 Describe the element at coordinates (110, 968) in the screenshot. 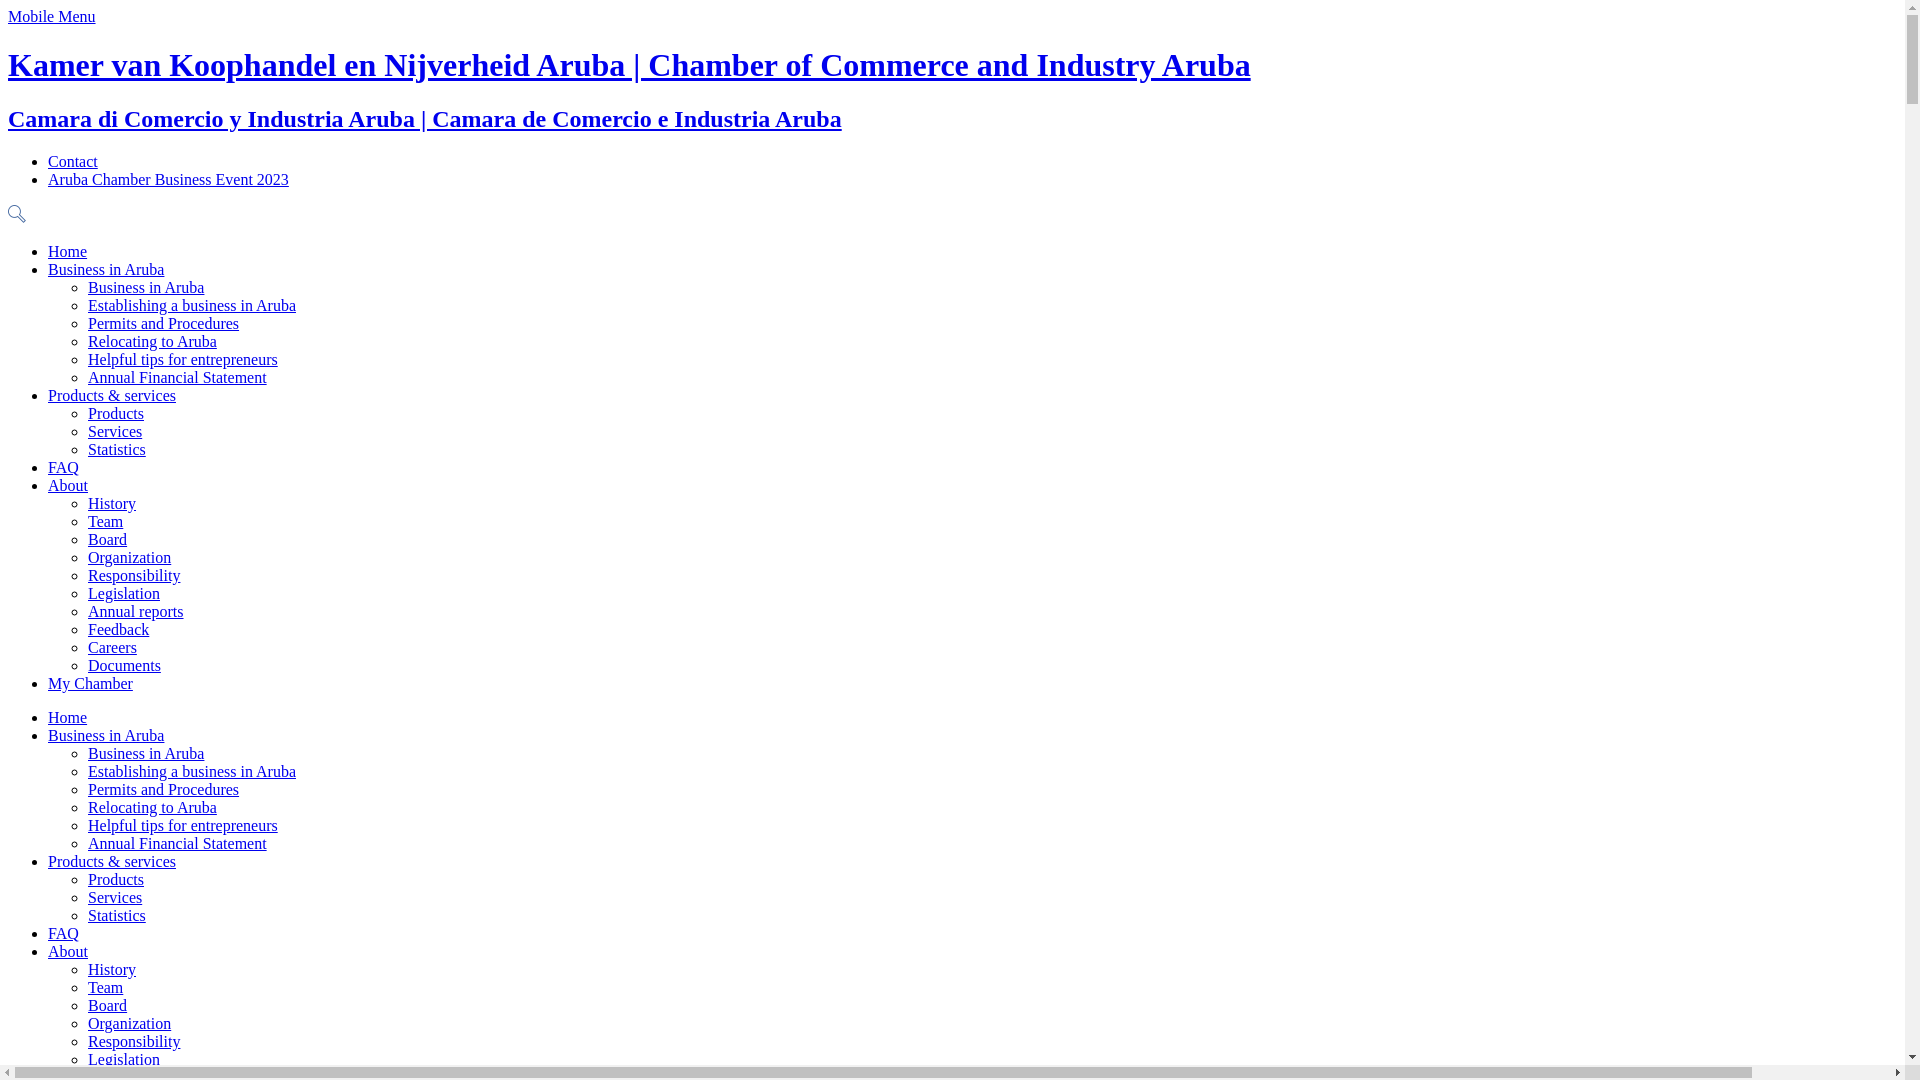

I see `'History'` at that location.